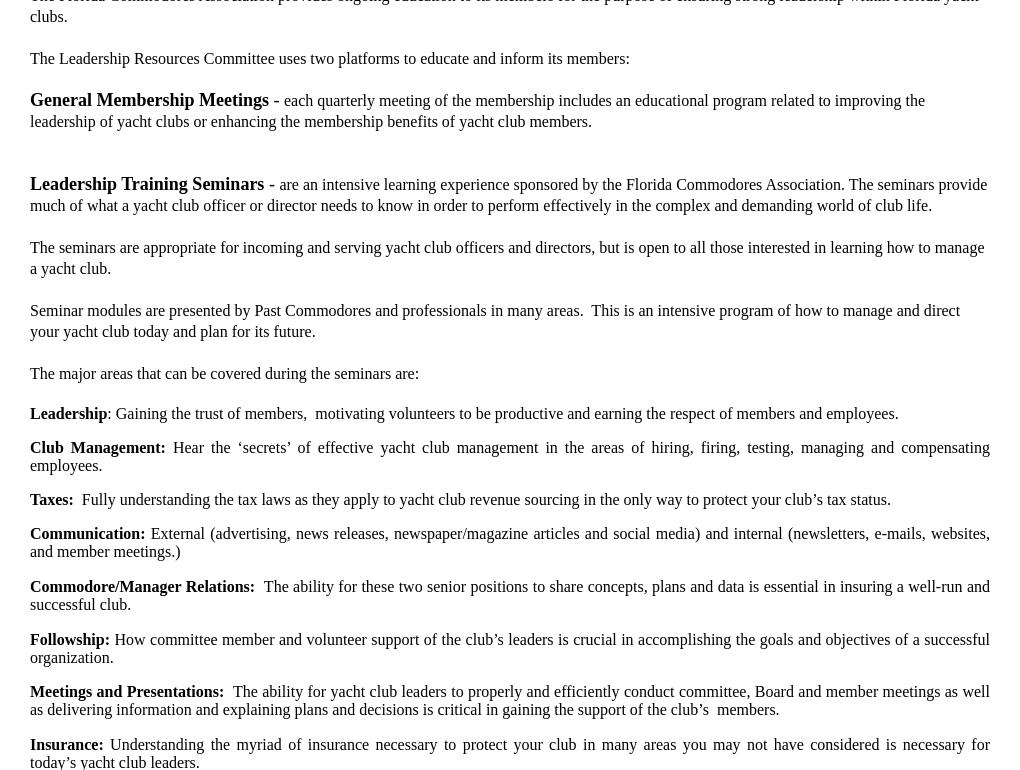 Image resolution: width=1020 pixels, height=770 pixels. Describe the element at coordinates (68, 412) in the screenshot. I see `'Leadership'` at that location.